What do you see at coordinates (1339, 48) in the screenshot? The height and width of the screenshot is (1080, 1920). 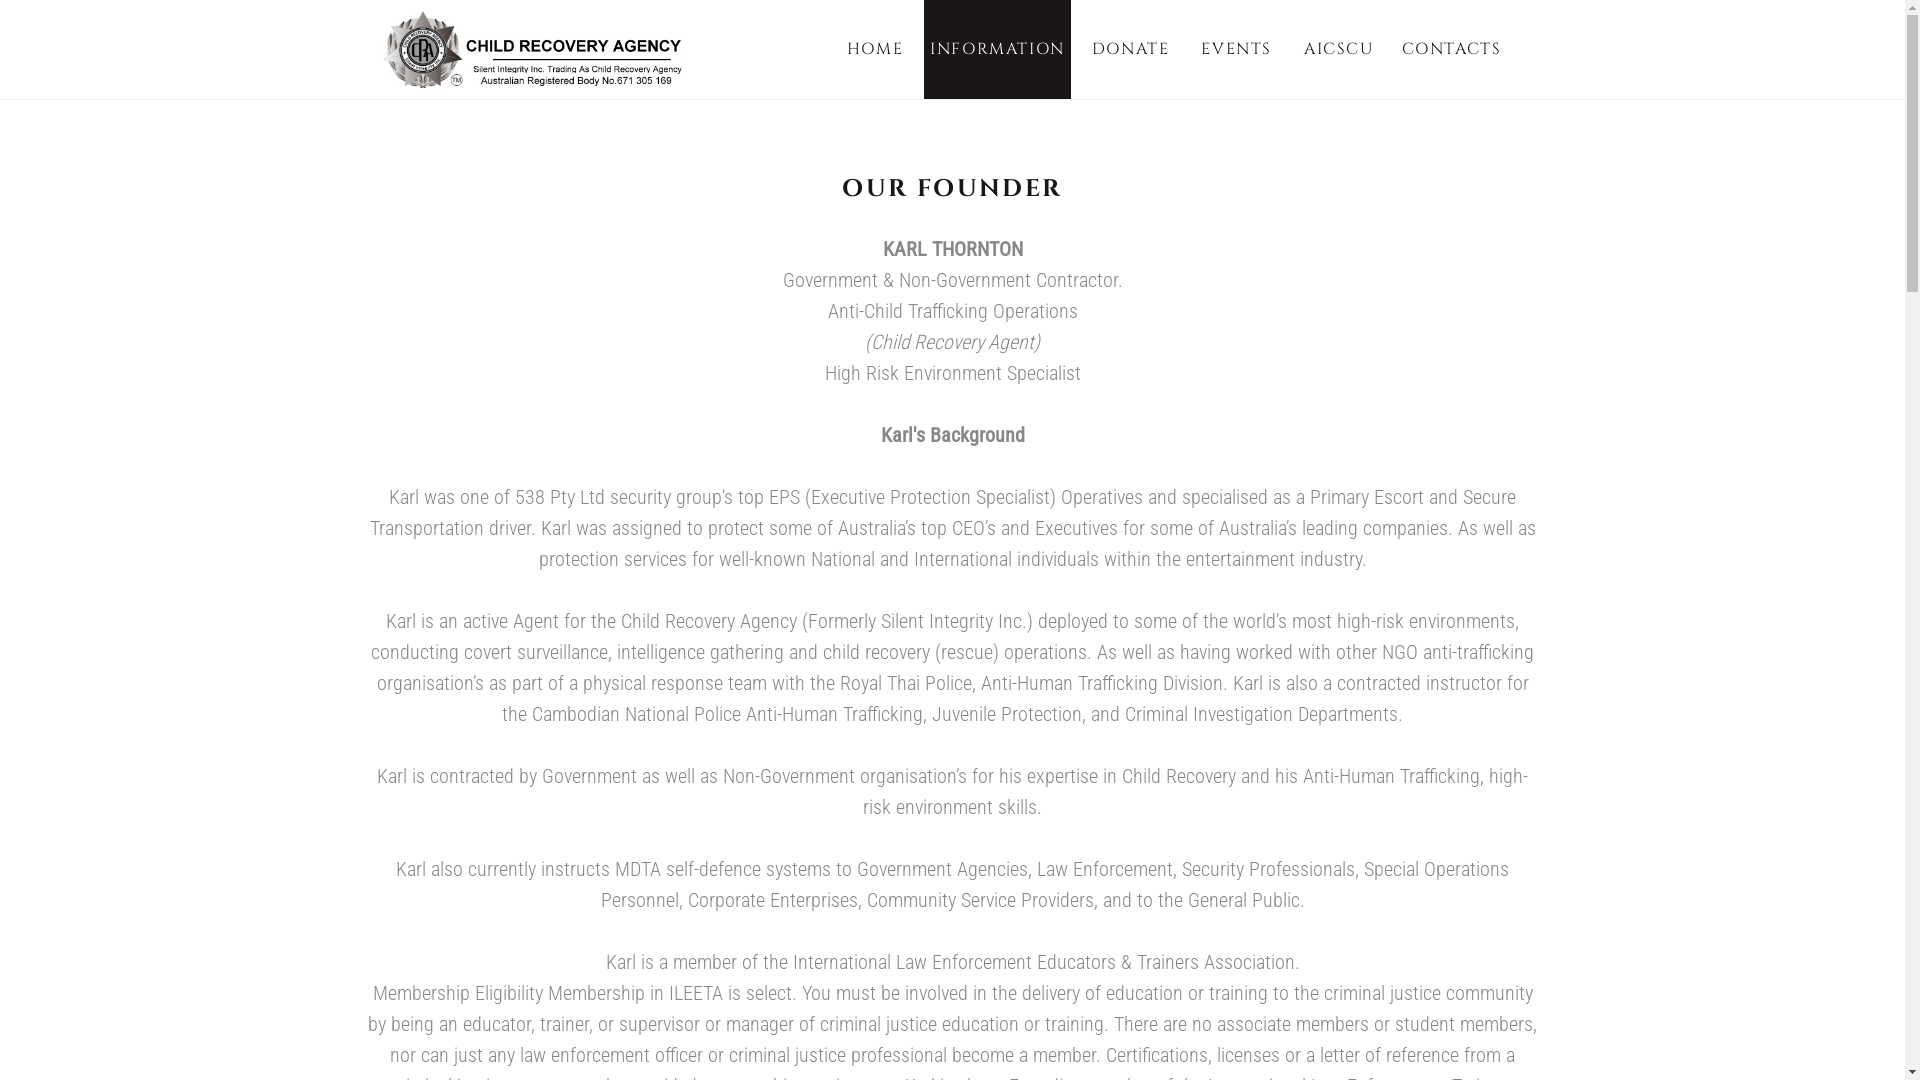 I see `'AICSCU'` at bounding box center [1339, 48].